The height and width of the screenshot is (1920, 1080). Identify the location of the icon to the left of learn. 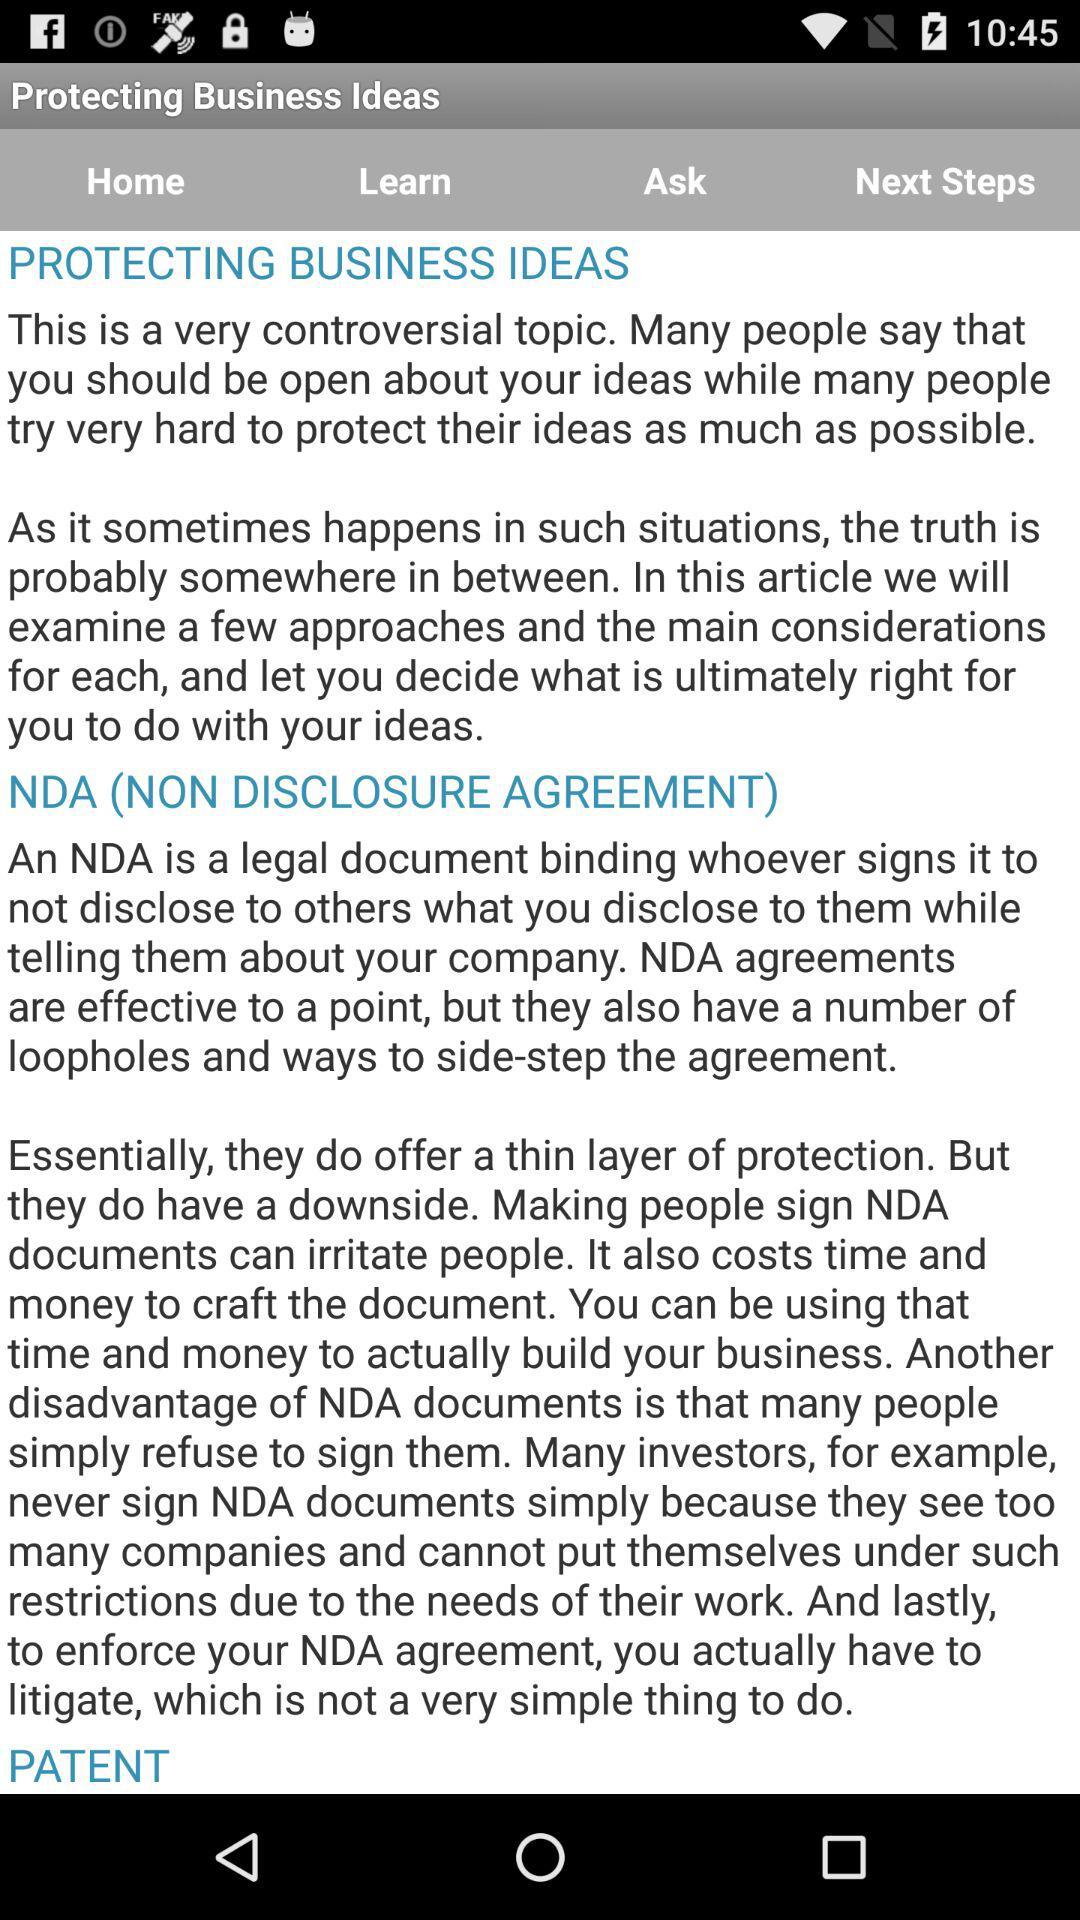
(135, 180).